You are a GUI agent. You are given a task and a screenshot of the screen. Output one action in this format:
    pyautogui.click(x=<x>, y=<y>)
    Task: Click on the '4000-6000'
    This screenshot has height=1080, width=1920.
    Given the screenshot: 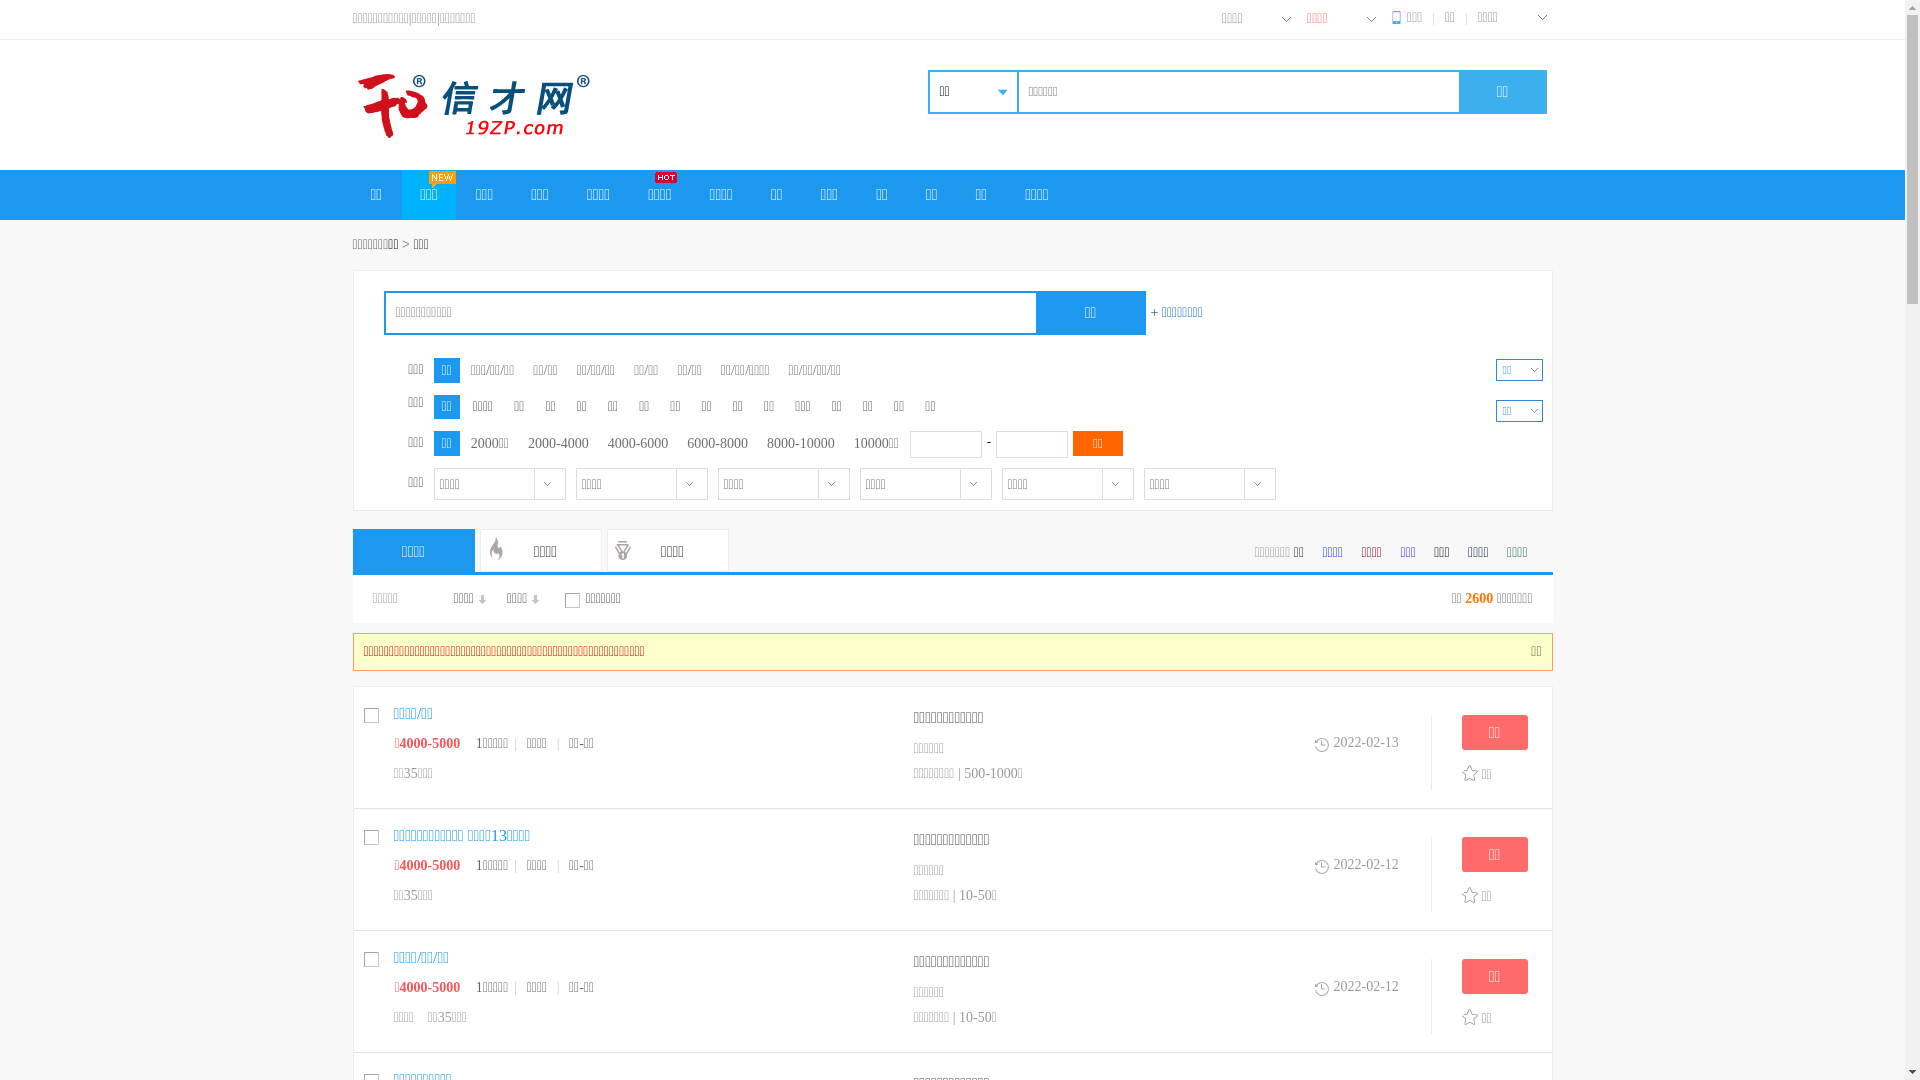 What is the action you would take?
    pyautogui.click(x=599, y=442)
    